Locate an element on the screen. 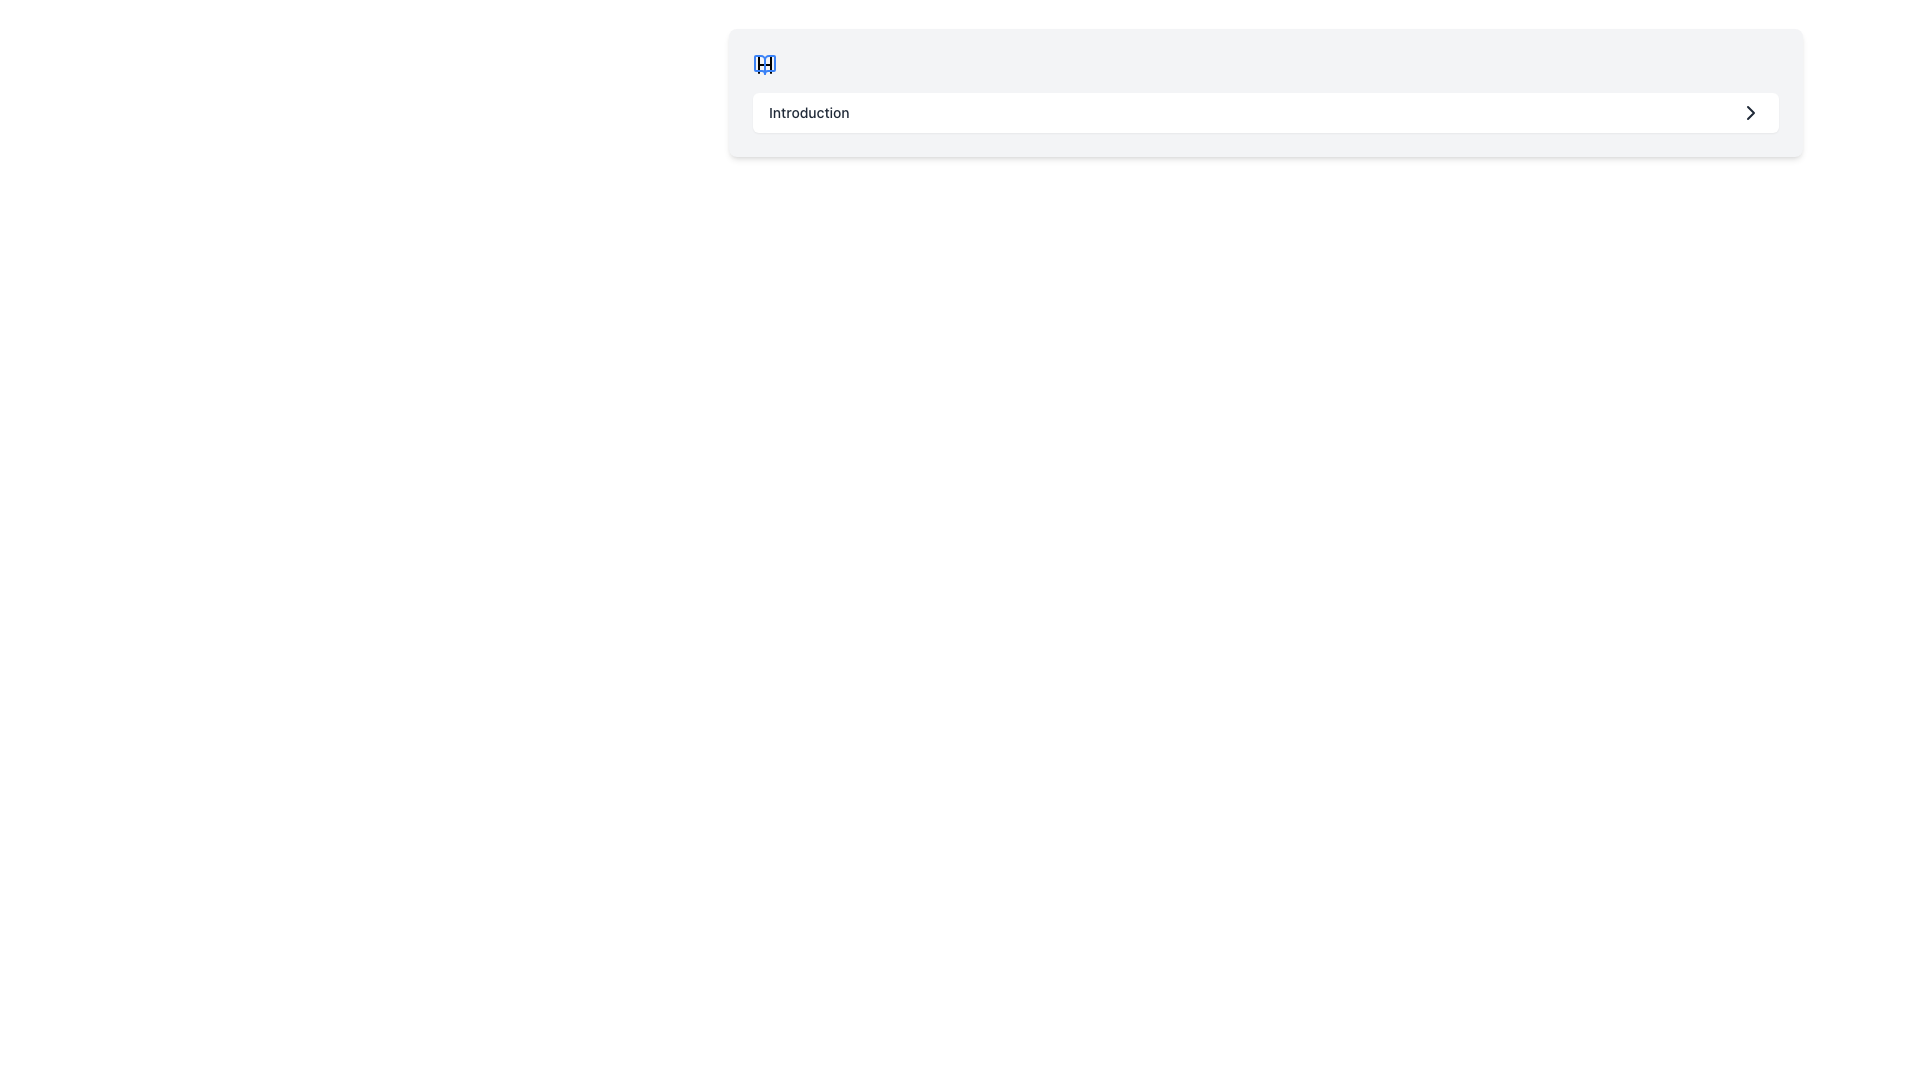  the icon that serves as a graphical representation for the section header, located at the upper-left corner of the box, immediately to the left of the text 'Introduction' is located at coordinates (763, 64).